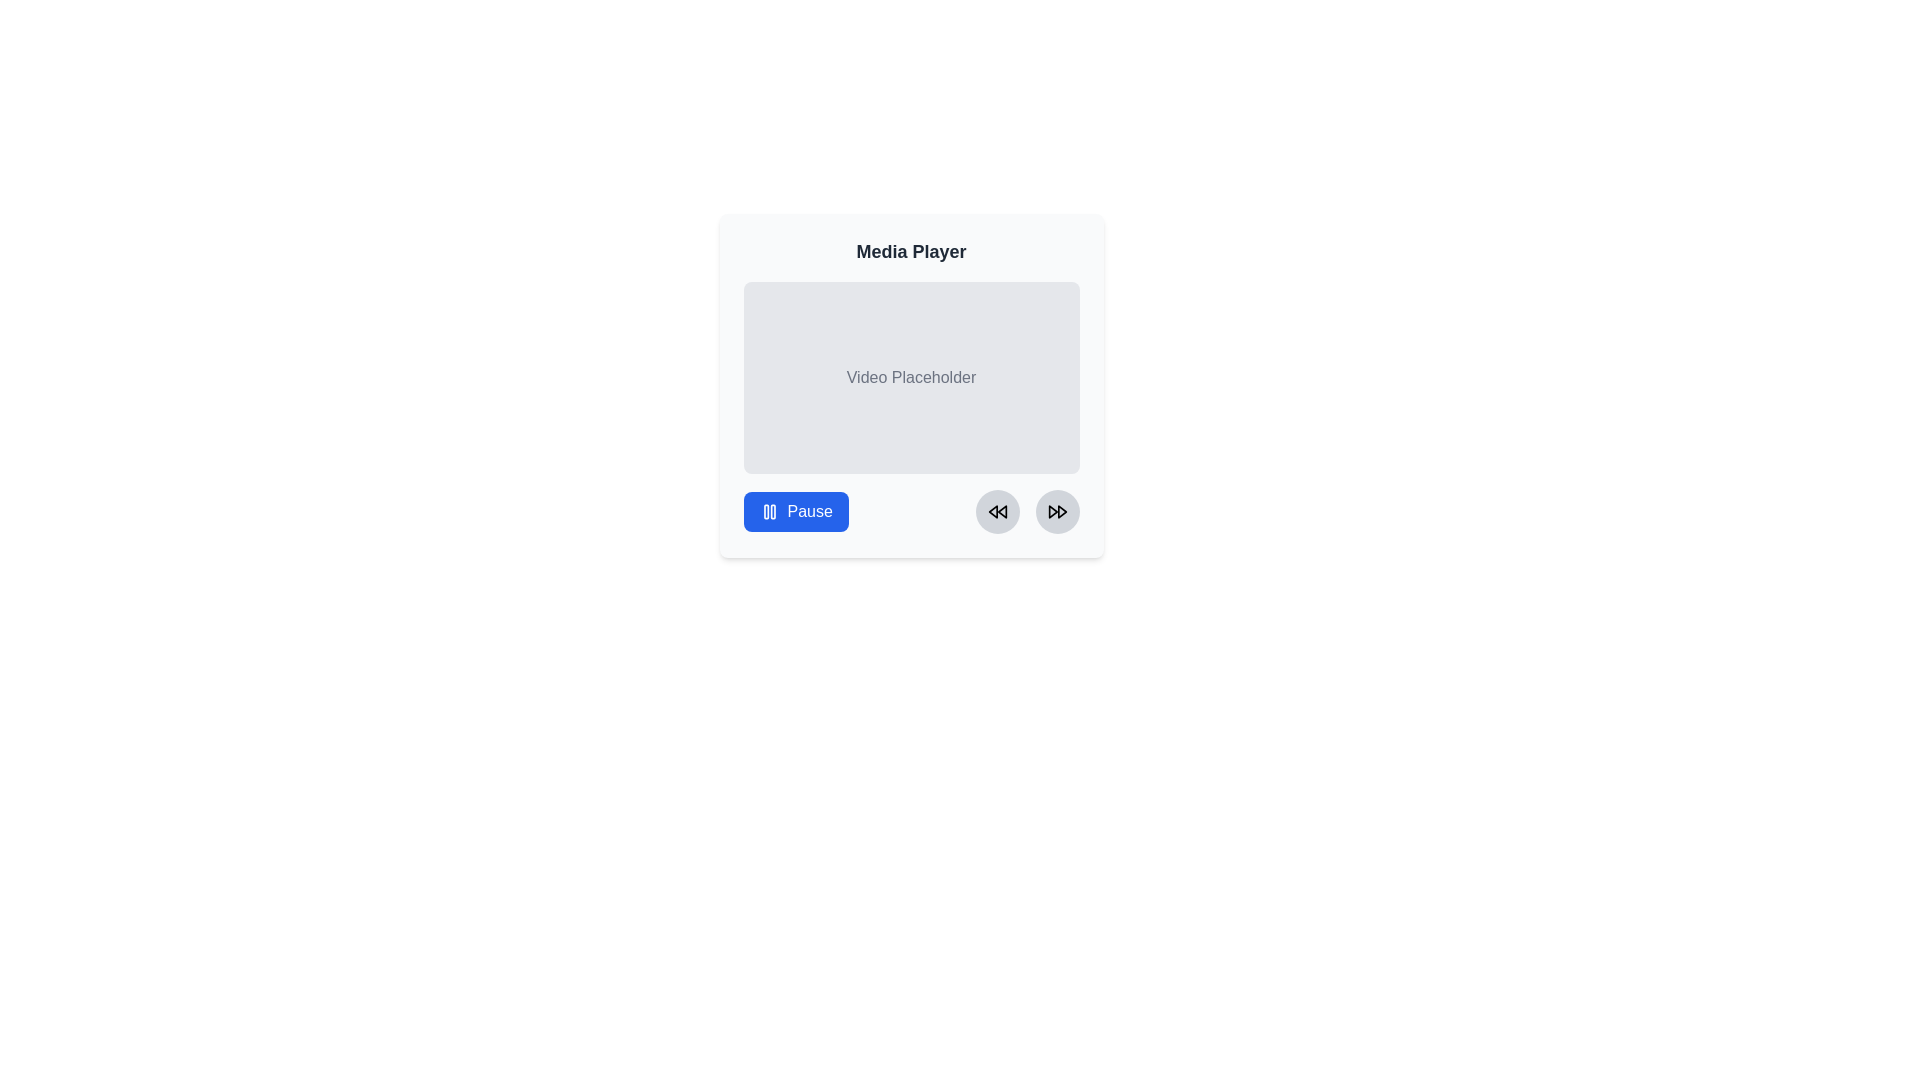 Image resolution: width=1920 pixels, height=1080 pixels. What do you see at coordinates (910, 378) in the screenshot?
I see `the Text Label that indicates a video or similar media is supposed to be displayed, positioned centrally within a gray background box with rounded corners` at bounding box center [910, 378].